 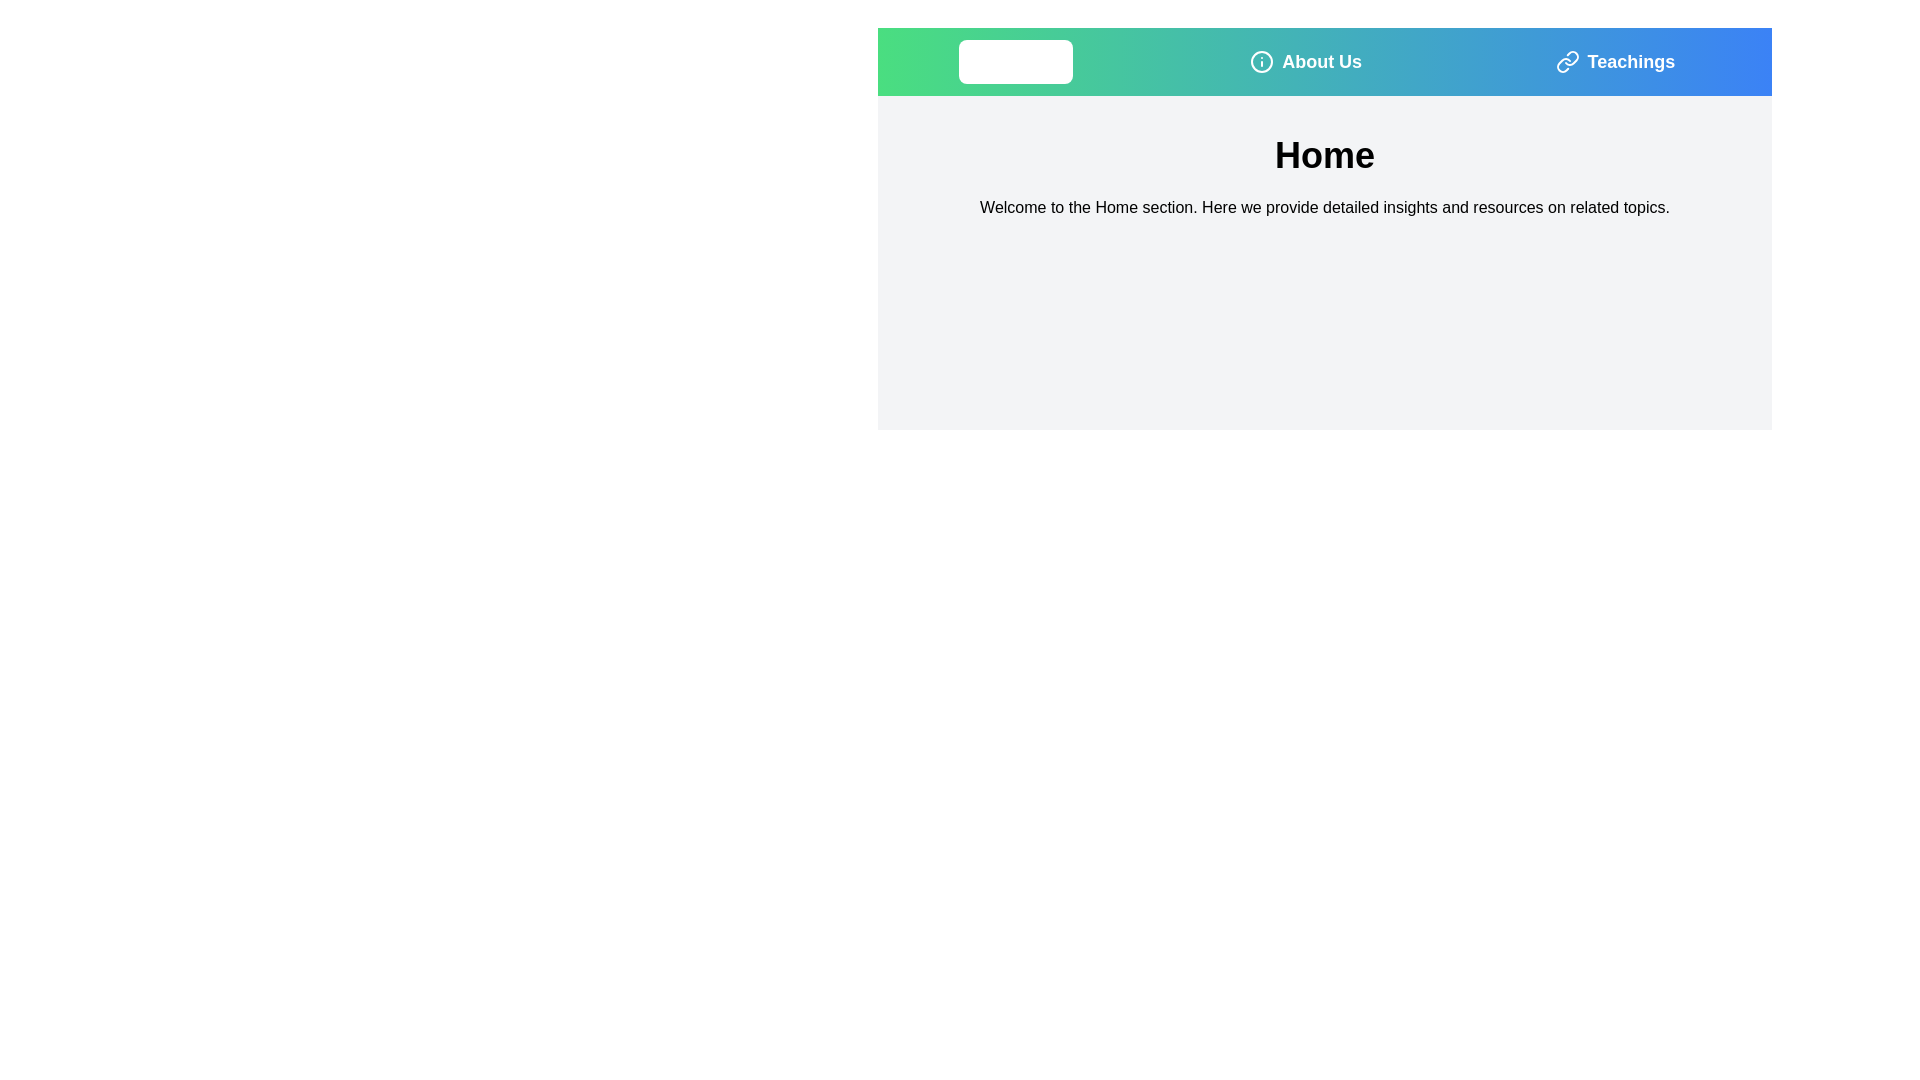 I want to click on the navigational link with an accompanying icon located in the center-right area of the top header bar, so click(x=1306, y=60).